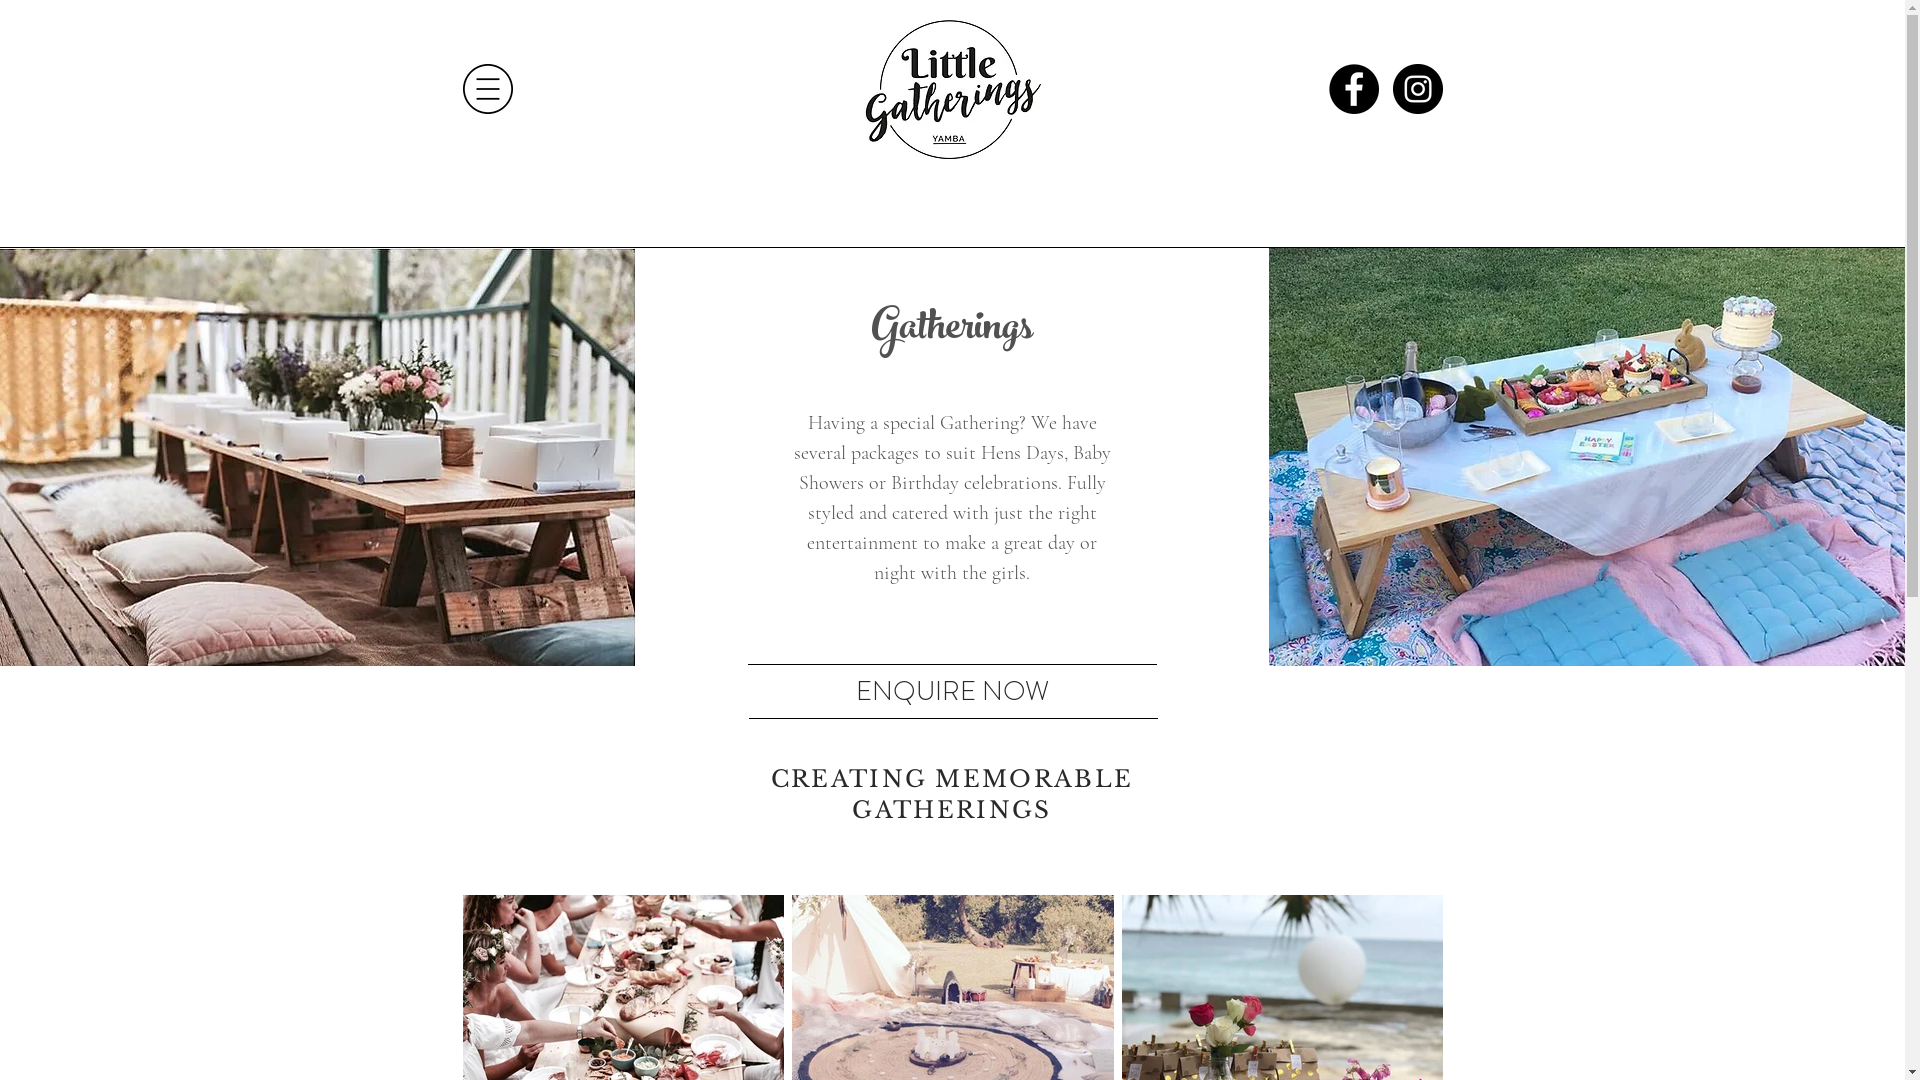 The width and height of the screenshot is (1920, 1080). I want to click on 'ENQUIRE NOW', so click(951, 688).